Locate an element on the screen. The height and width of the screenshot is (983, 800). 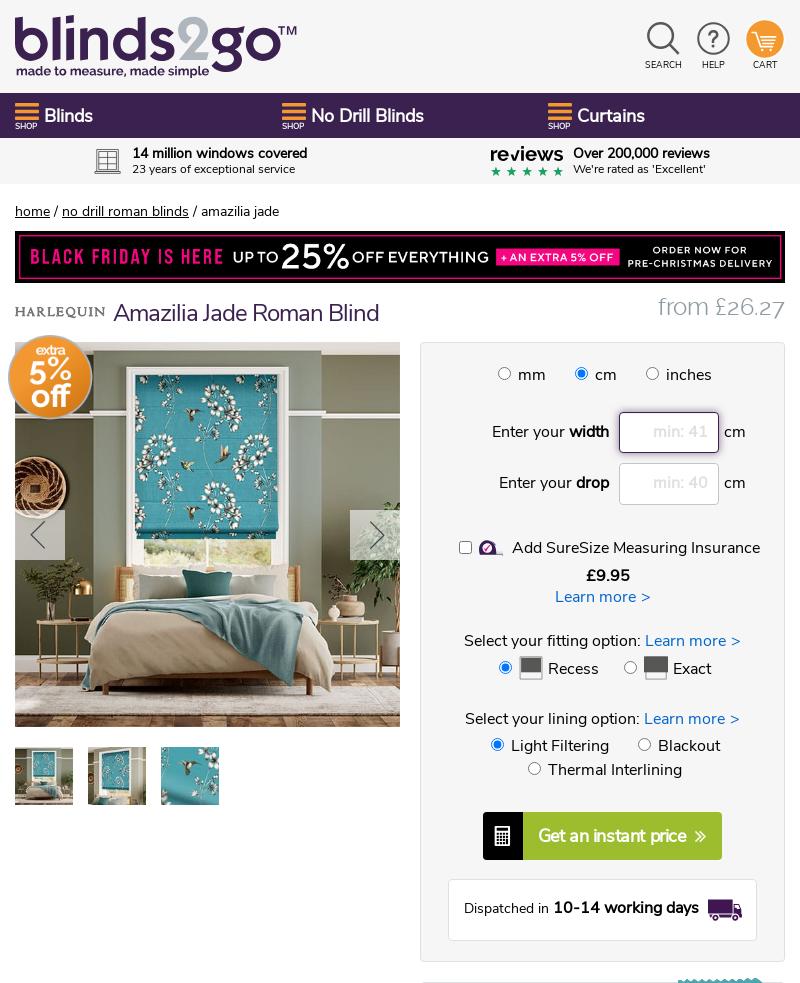
'Don't take our word for it,' is located at coordinates (398, 229).